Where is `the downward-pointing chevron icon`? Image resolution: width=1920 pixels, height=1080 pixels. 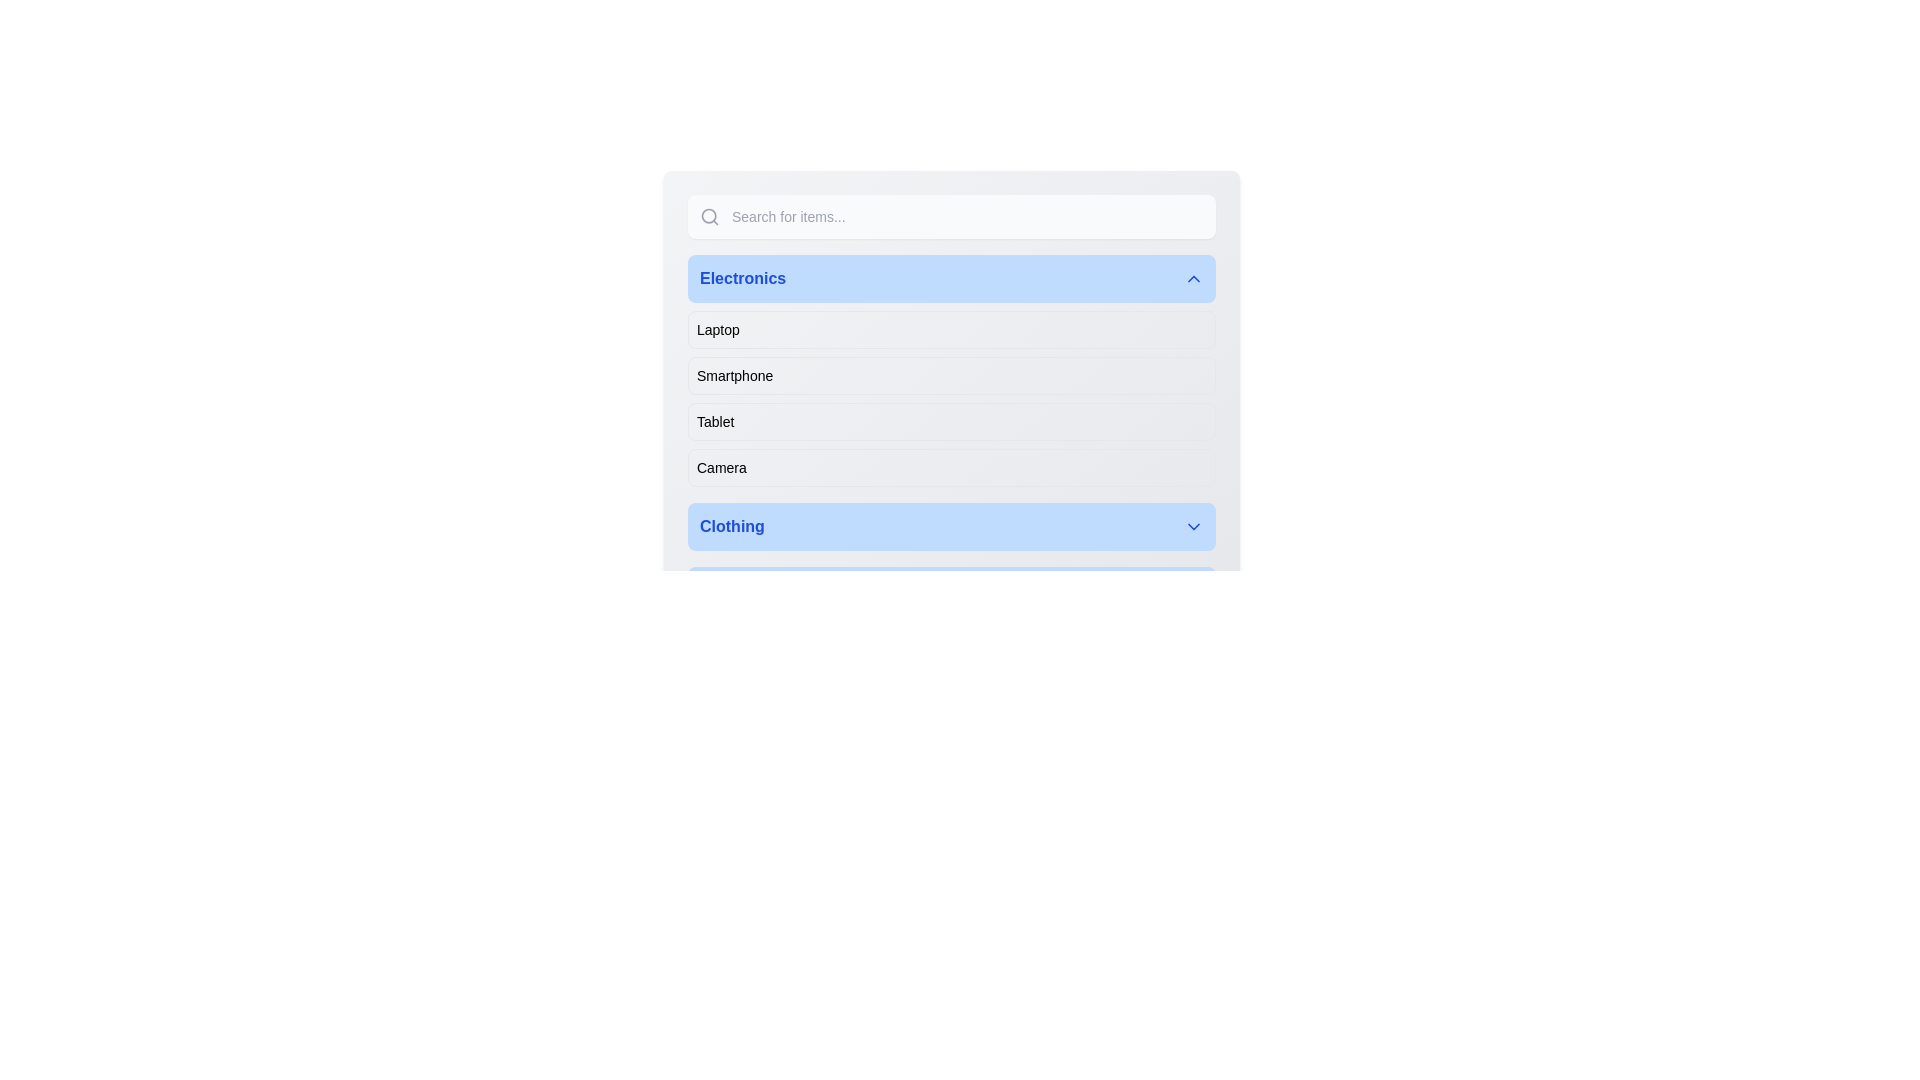 the downward-pointing chevron icon is located at coordinates (1194, 526).